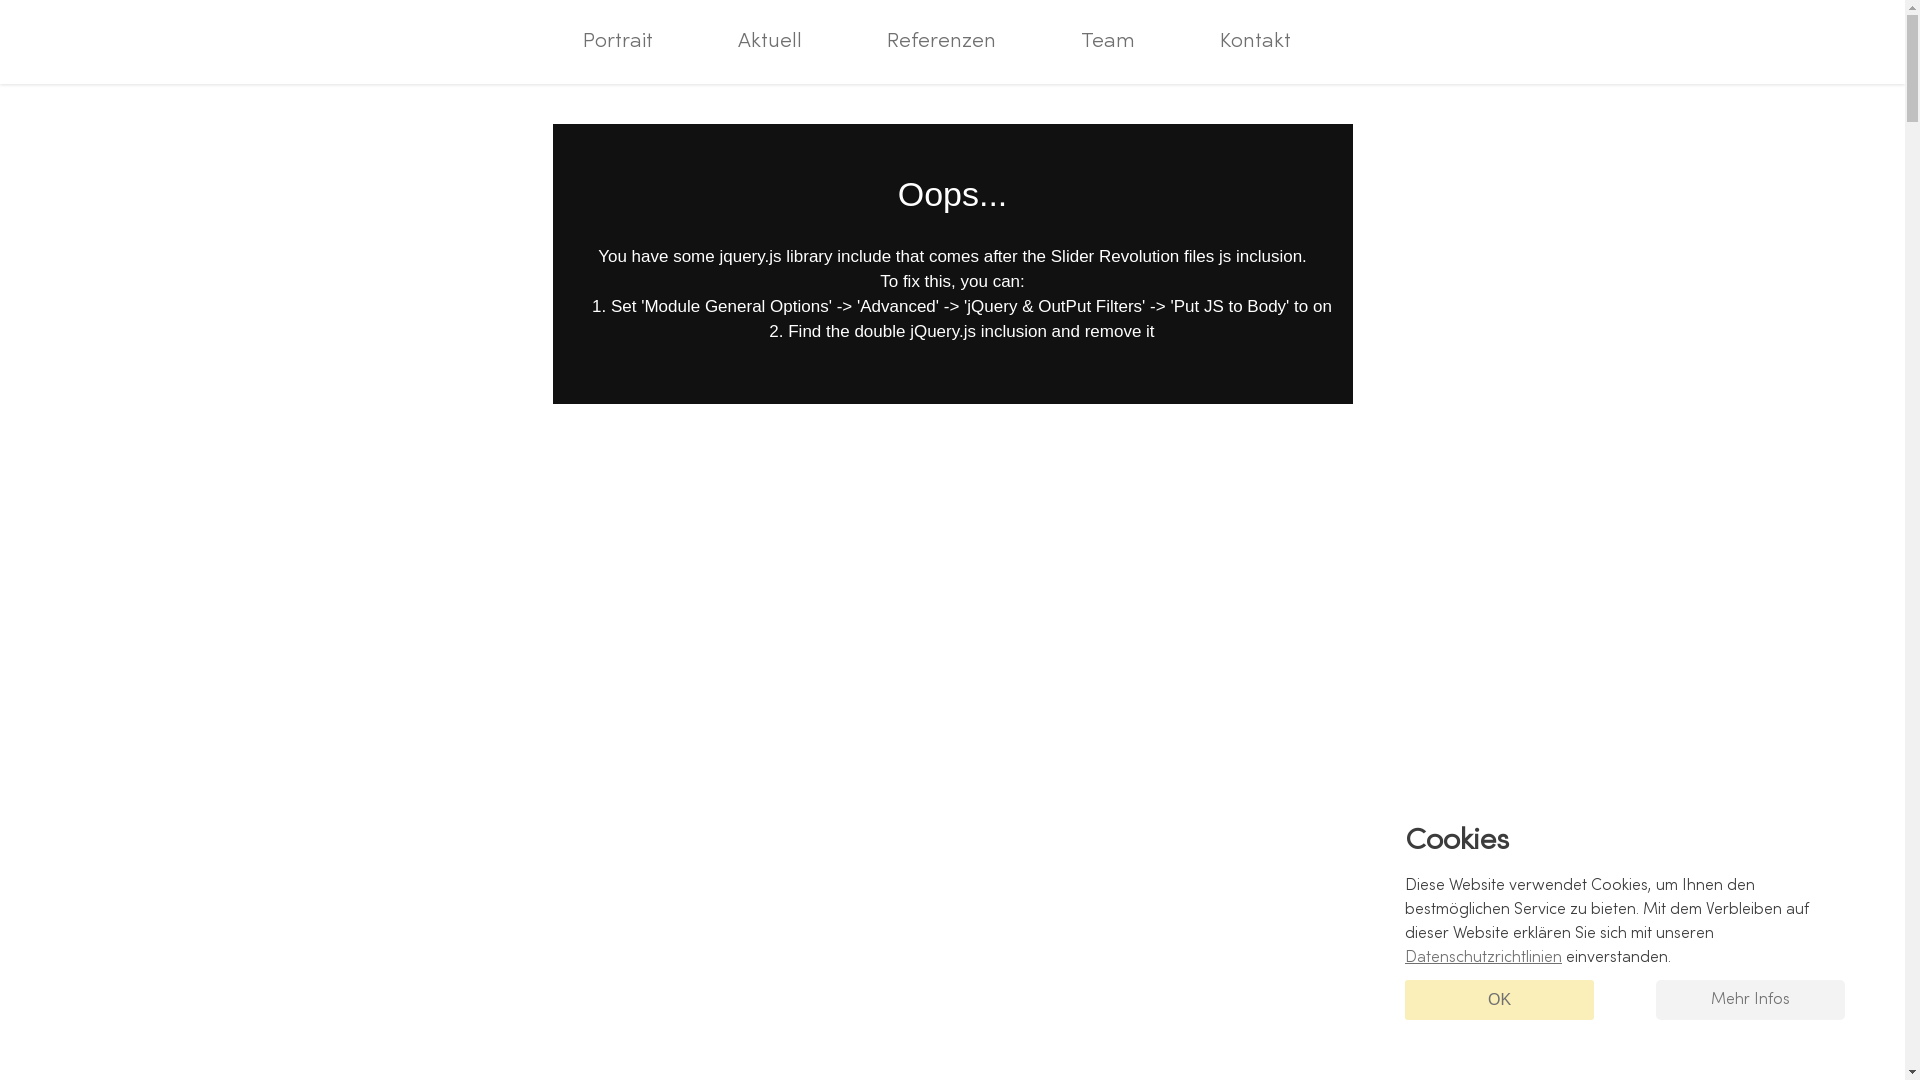 Image resolution: width=1920 pixels, height=1080 pixels. What do you see at coordinates (1749, 999) in the screenshot?
I see `'Mehr Infos'` at bounding box center [1749, 999].